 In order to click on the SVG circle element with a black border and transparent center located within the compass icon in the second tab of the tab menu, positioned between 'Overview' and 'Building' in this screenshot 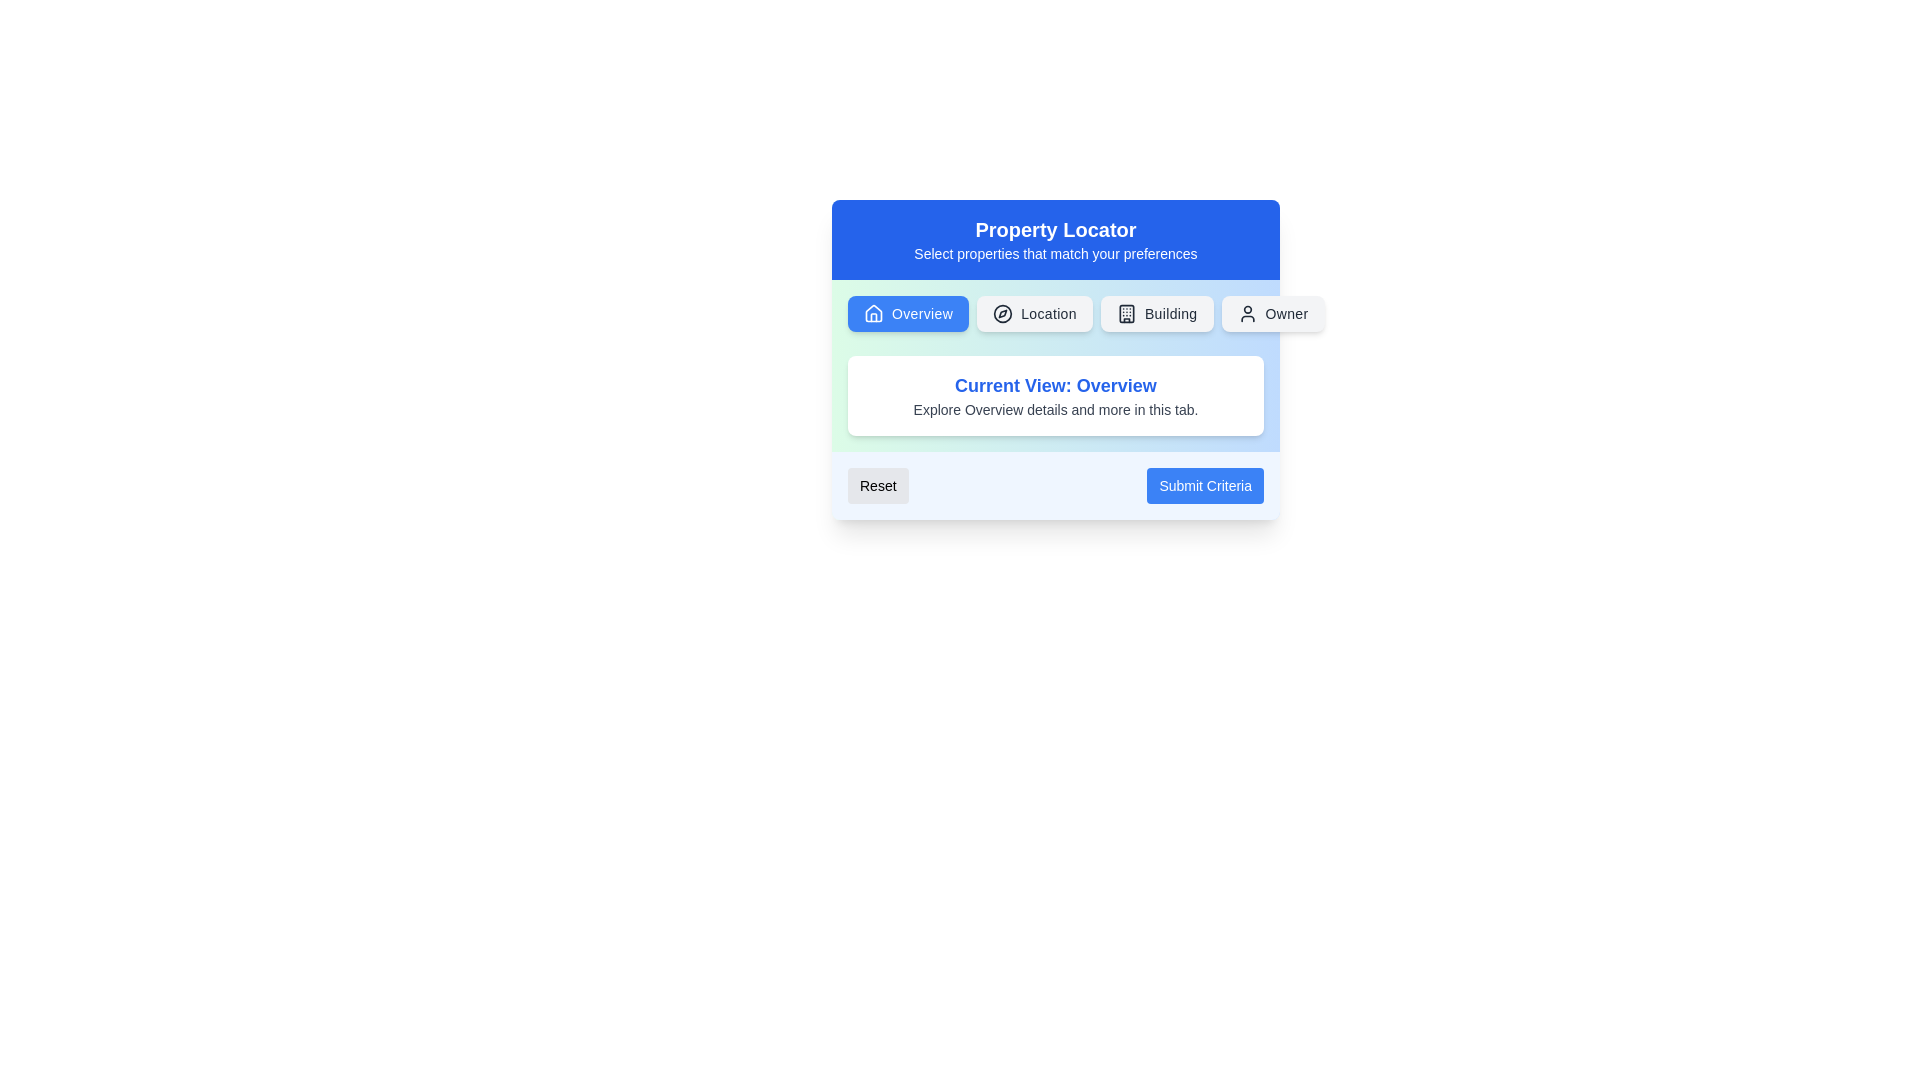, I will do `click(1003, 313)`.